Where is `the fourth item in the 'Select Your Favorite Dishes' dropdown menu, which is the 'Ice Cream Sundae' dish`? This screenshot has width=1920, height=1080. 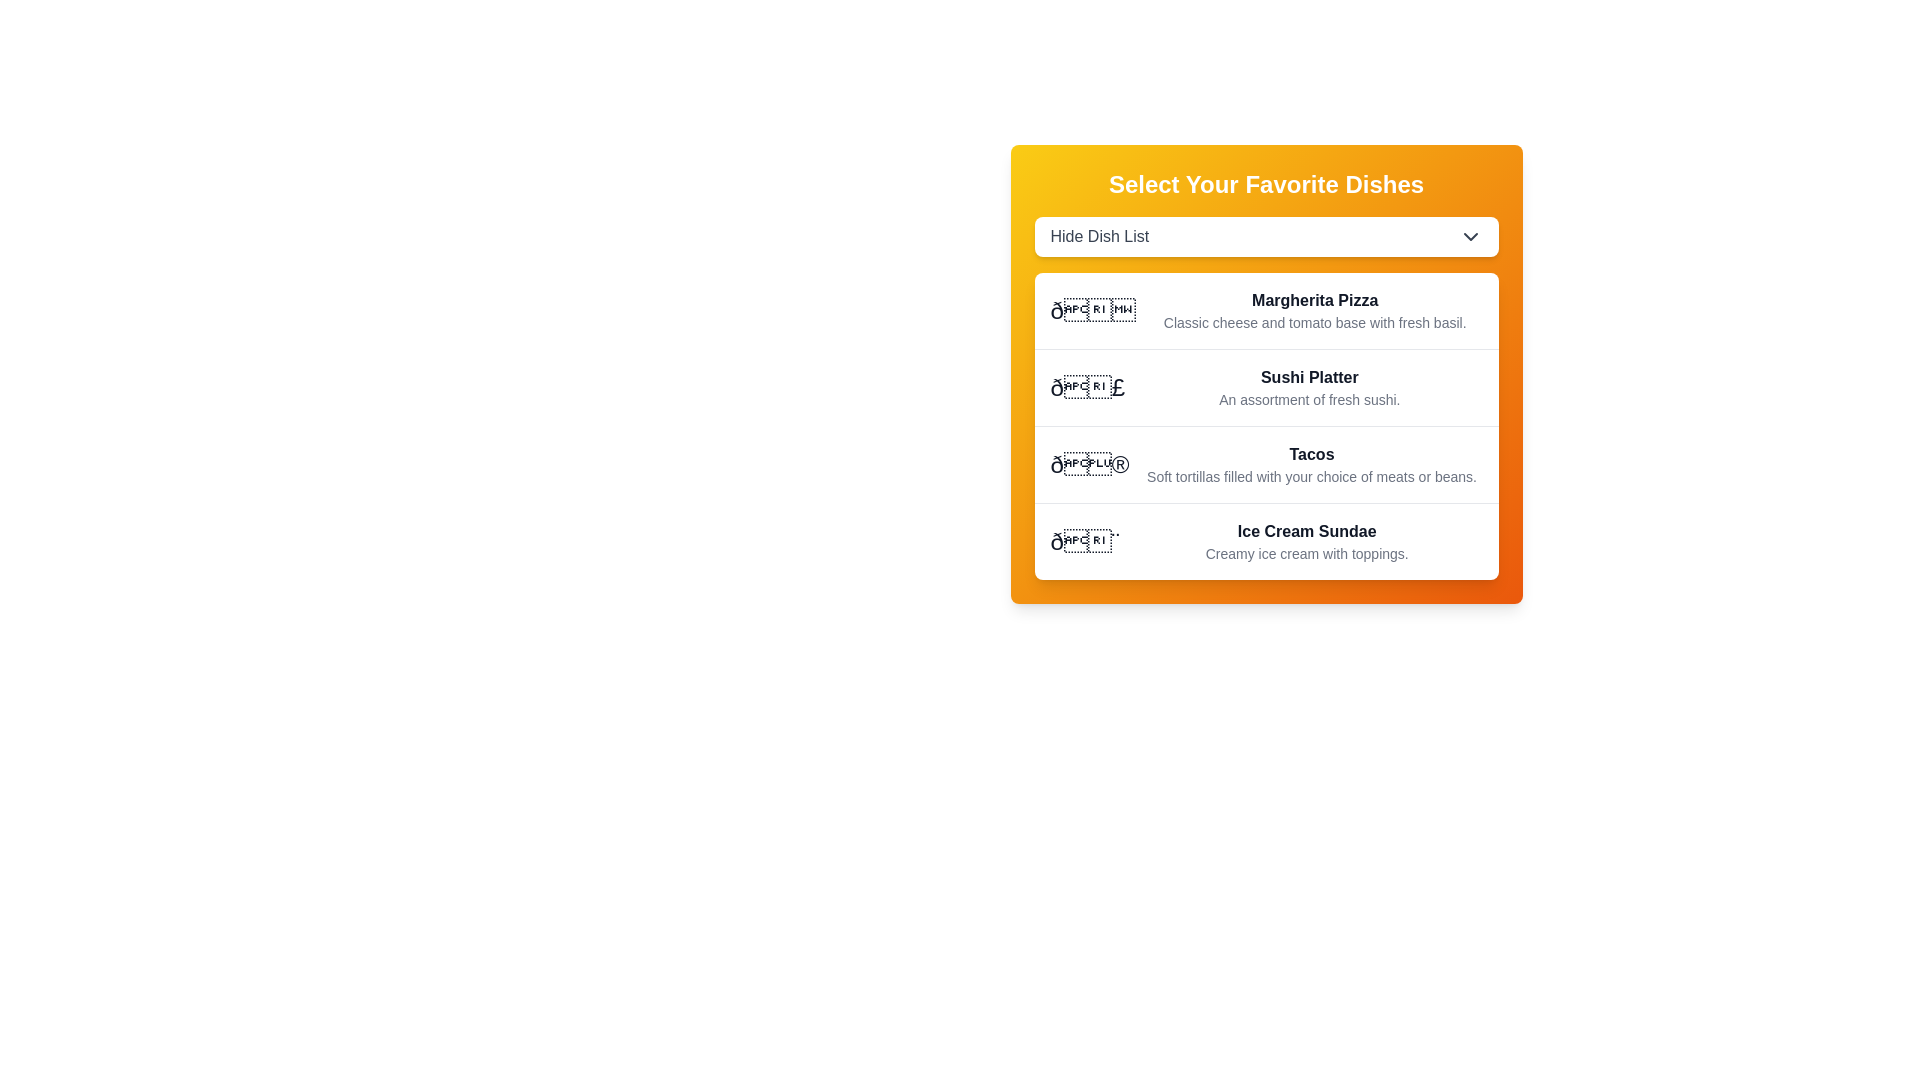 the fourth item in the 'Select Your Favorite Dishes' dropdown menu, which is the 'Ice Cream Sundae' dish is located at coordinates (1265, 541).